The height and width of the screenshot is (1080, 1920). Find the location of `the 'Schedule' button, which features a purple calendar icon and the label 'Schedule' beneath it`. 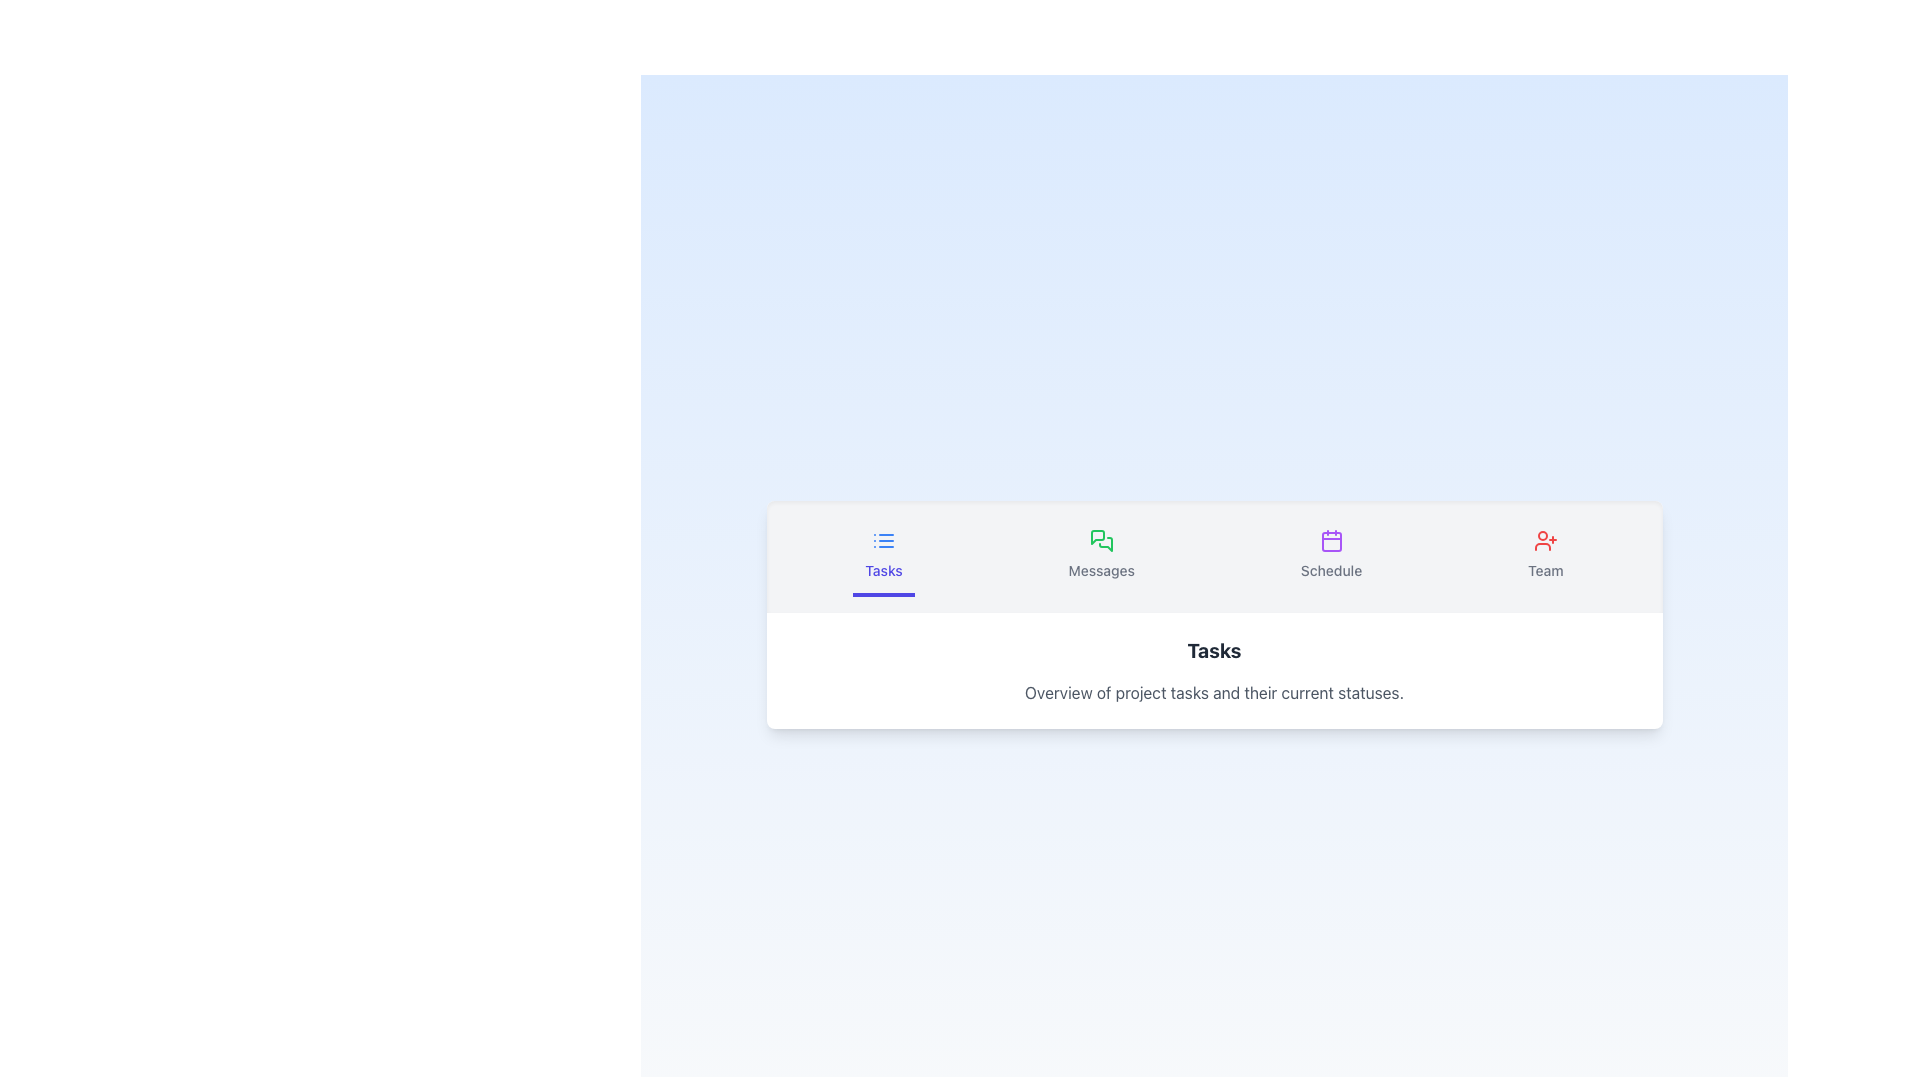

the 'Schedule' button, which features a purple calendar icon and the label 'Schedule' beneath it is located at coordinates (1331, 556).